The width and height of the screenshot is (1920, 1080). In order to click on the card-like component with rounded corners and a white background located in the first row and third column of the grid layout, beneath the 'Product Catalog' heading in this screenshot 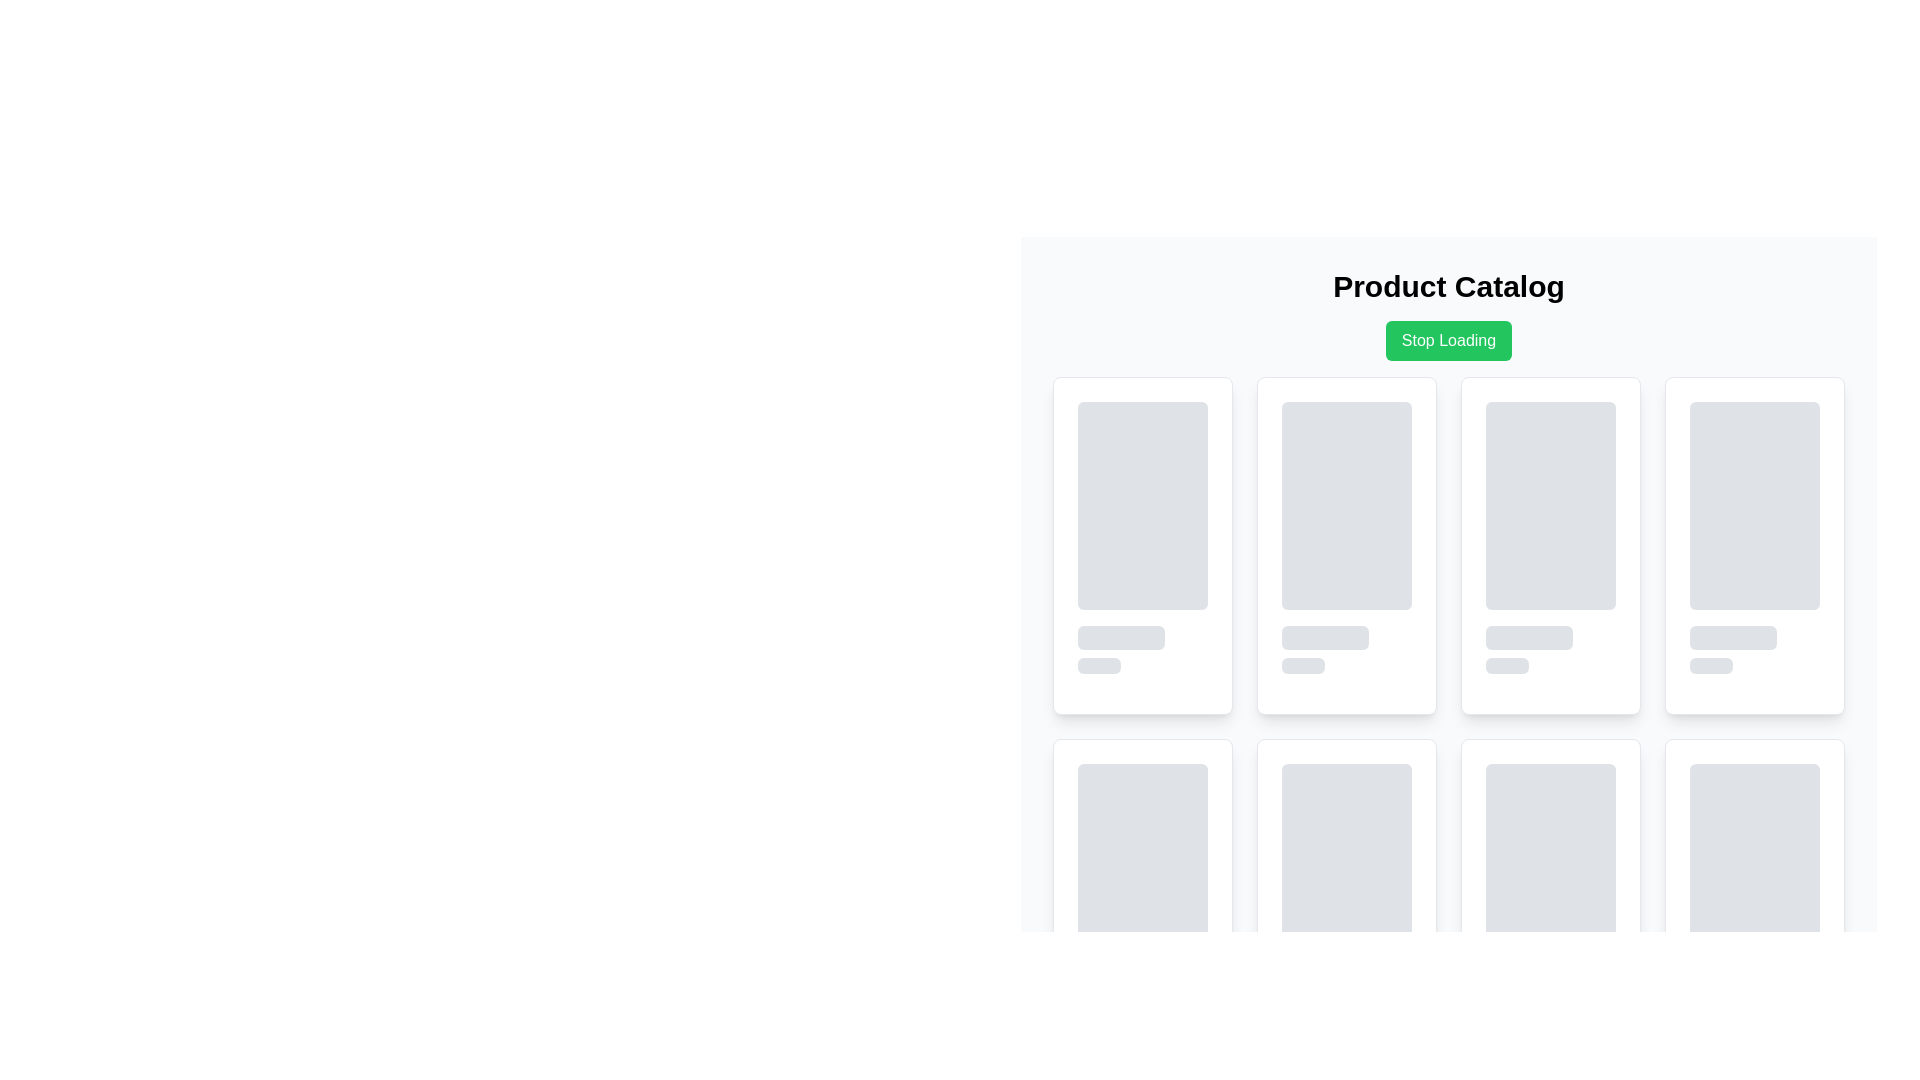, I will do `click(1549, 546)`.